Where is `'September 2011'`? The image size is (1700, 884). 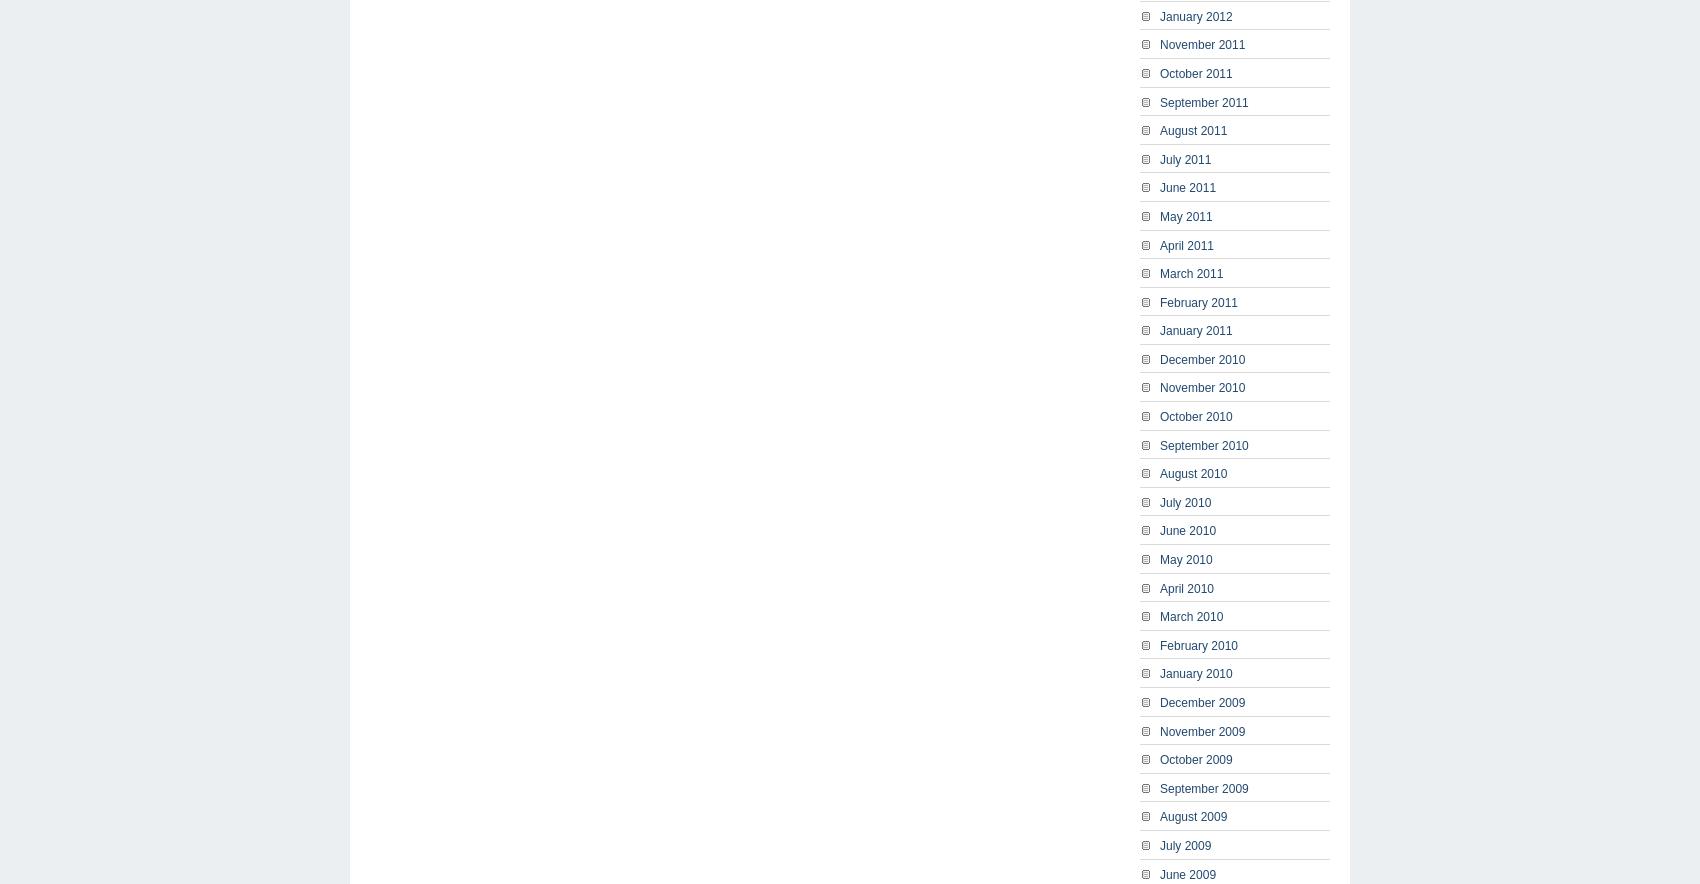 'September 2011' is located at coordinates (1160, 102).